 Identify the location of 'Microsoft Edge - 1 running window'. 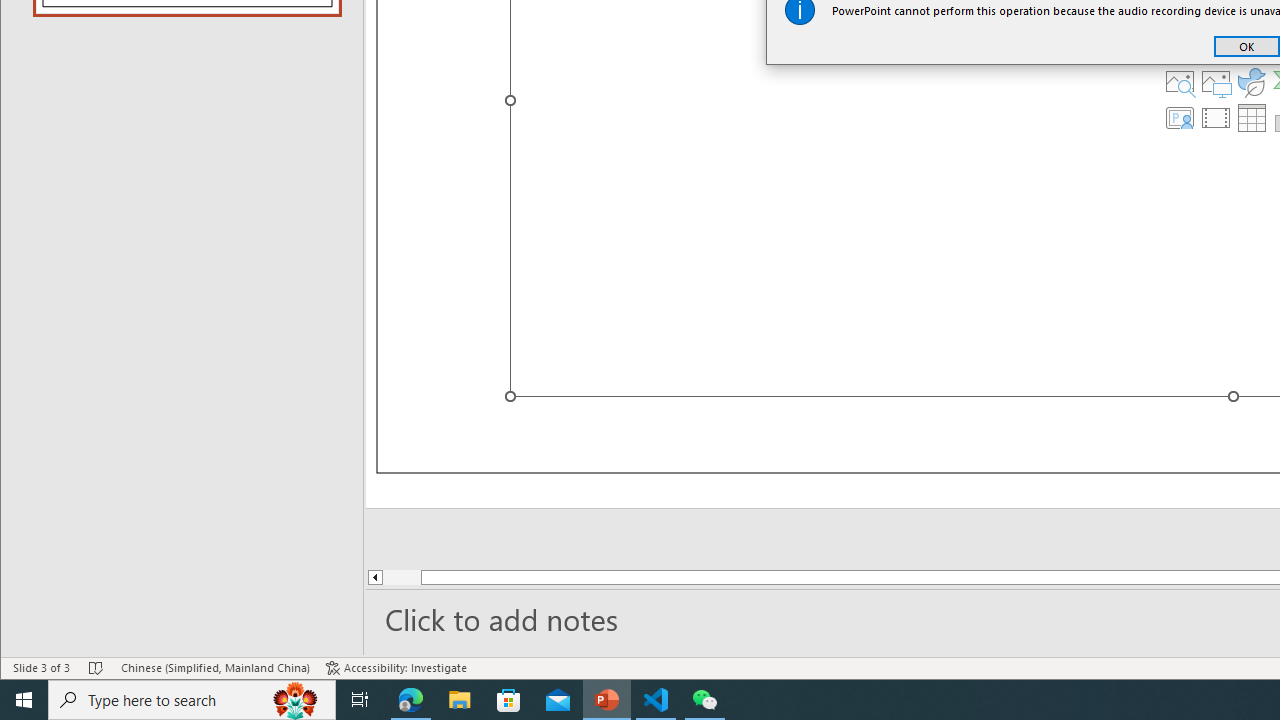
(410, 698).